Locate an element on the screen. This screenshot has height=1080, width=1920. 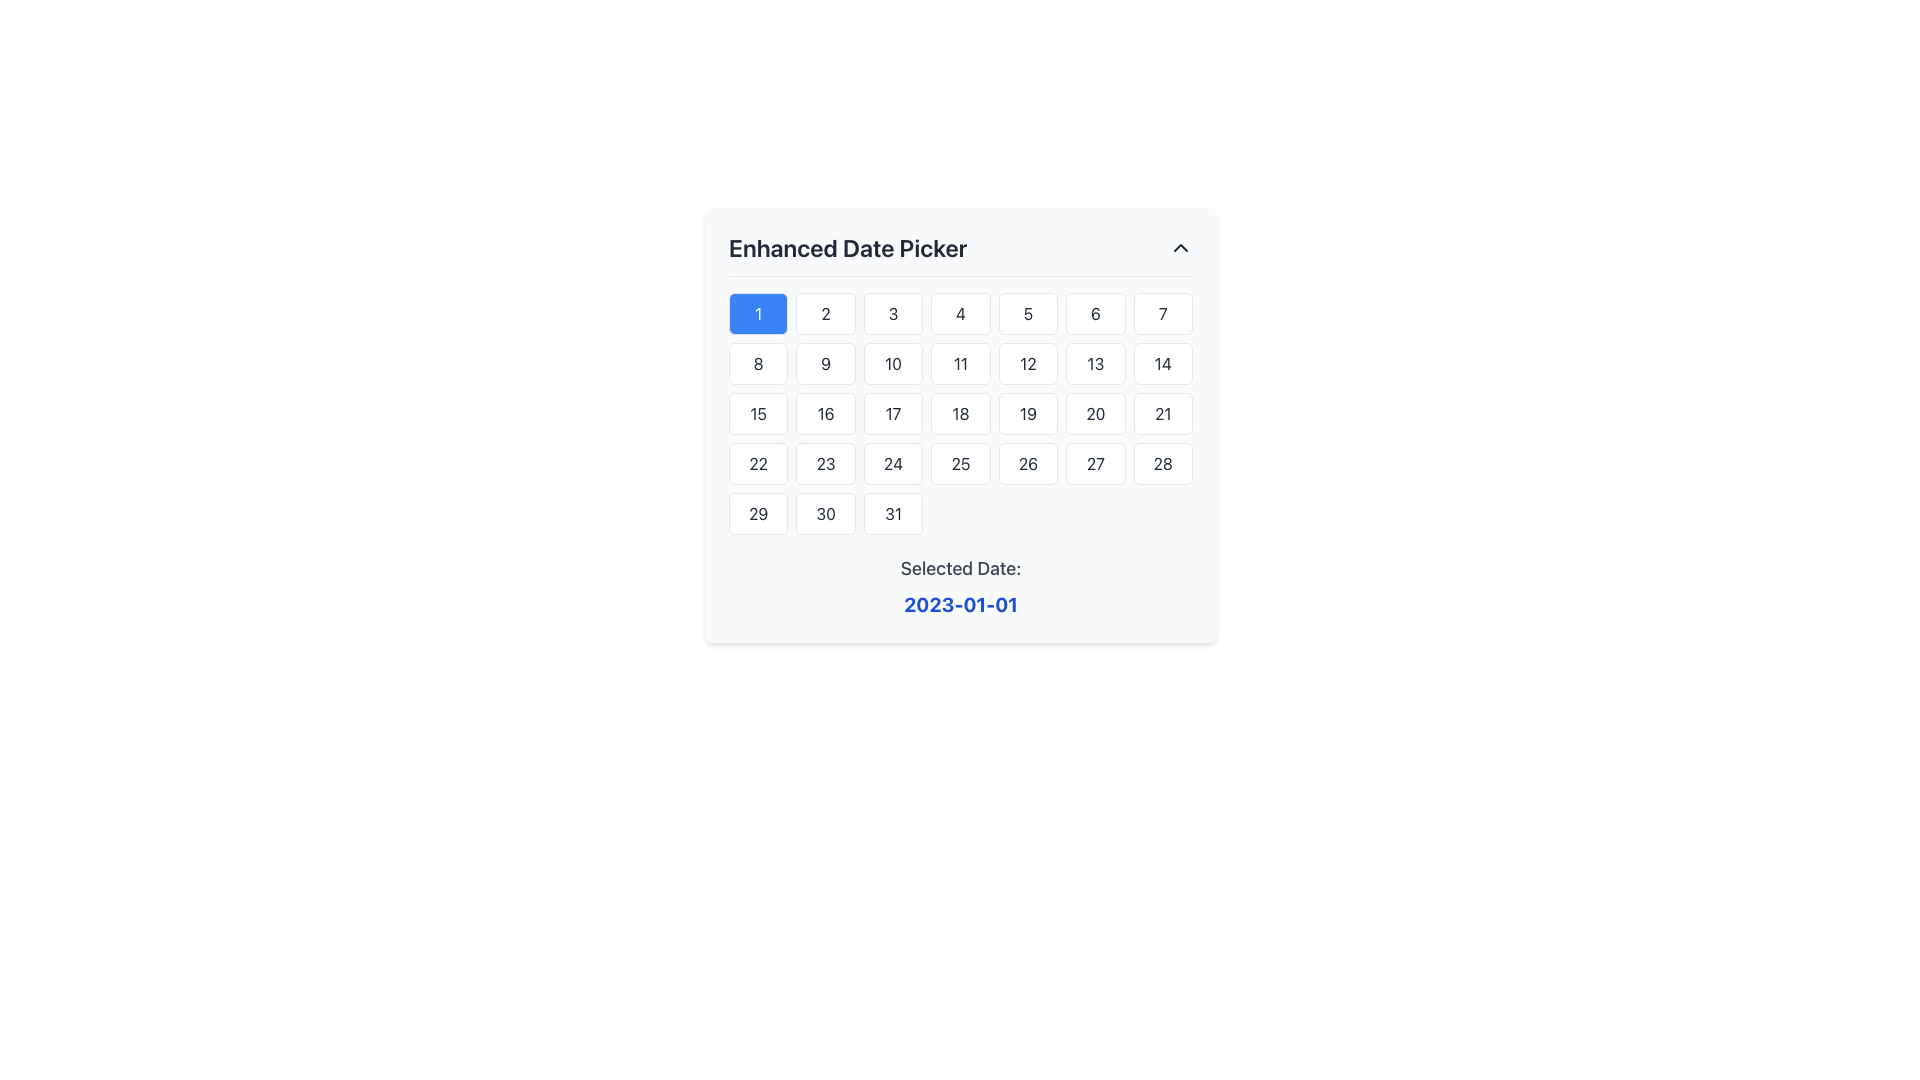
the selectable date button for the date '24' in the Enhanced Date Picker calendar interface is located at coordinates (892, 463).